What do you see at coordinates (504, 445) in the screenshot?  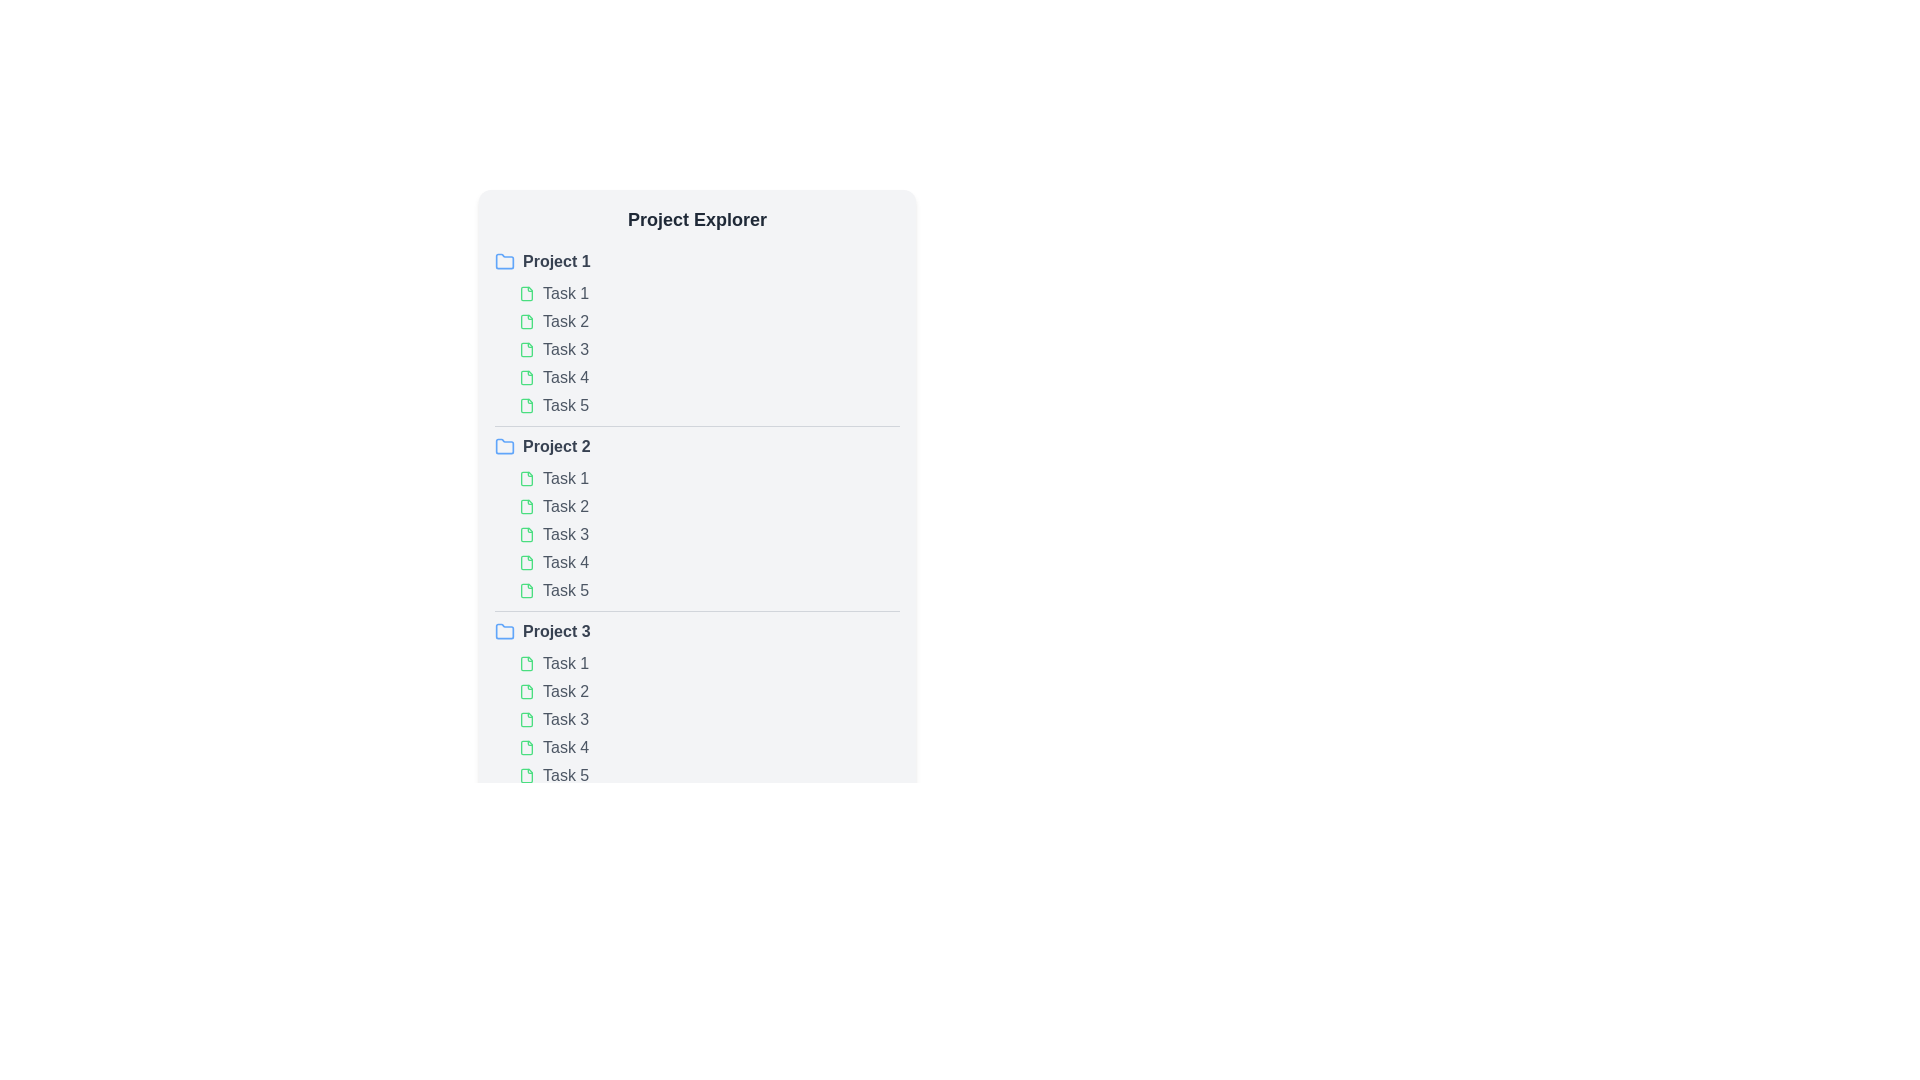 I see `the folder icon representing 'Project 2' located in the 'Project Explorer' section, adjacent to the label 'Project 2'` at bounding box center [504, 445].